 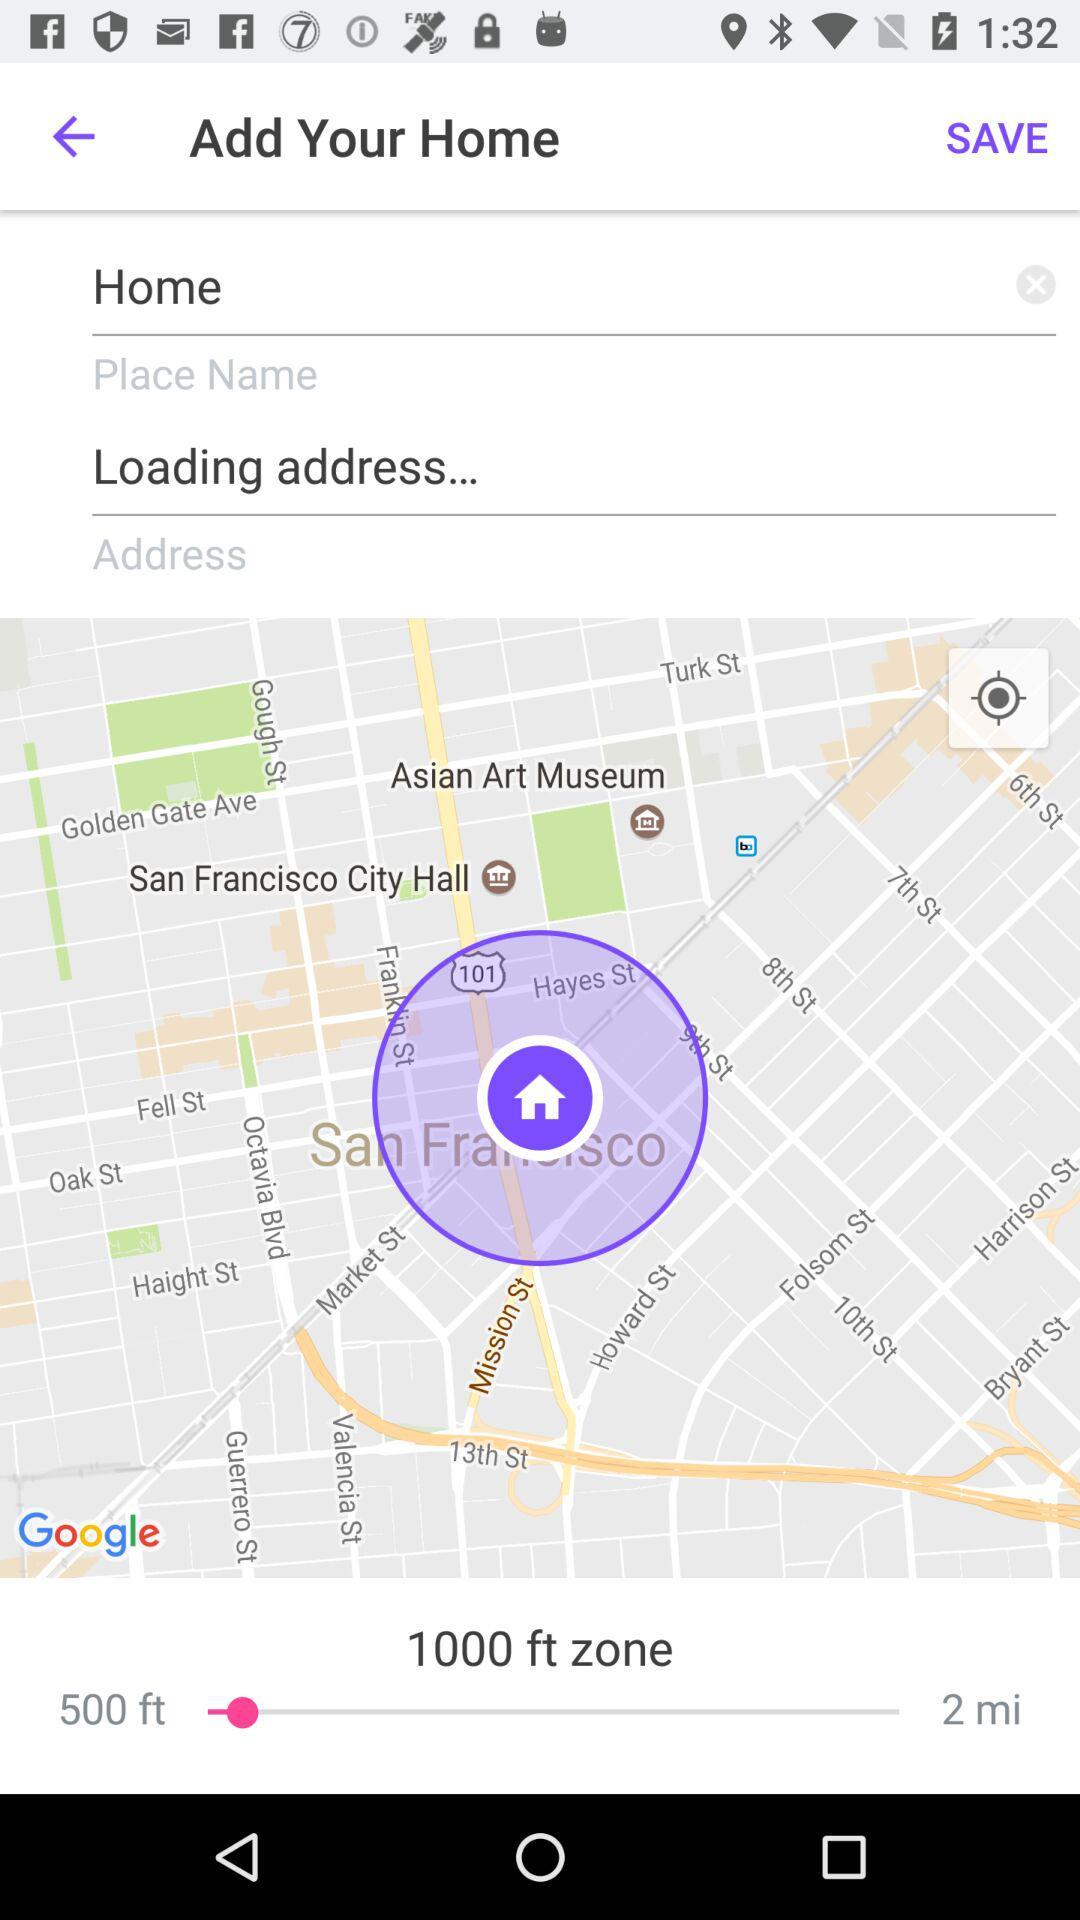 What do you see at coordinates (72, 135) in the screenshot?
I see `the icon to the left of add your home icon` at bounding box center [72, 135].